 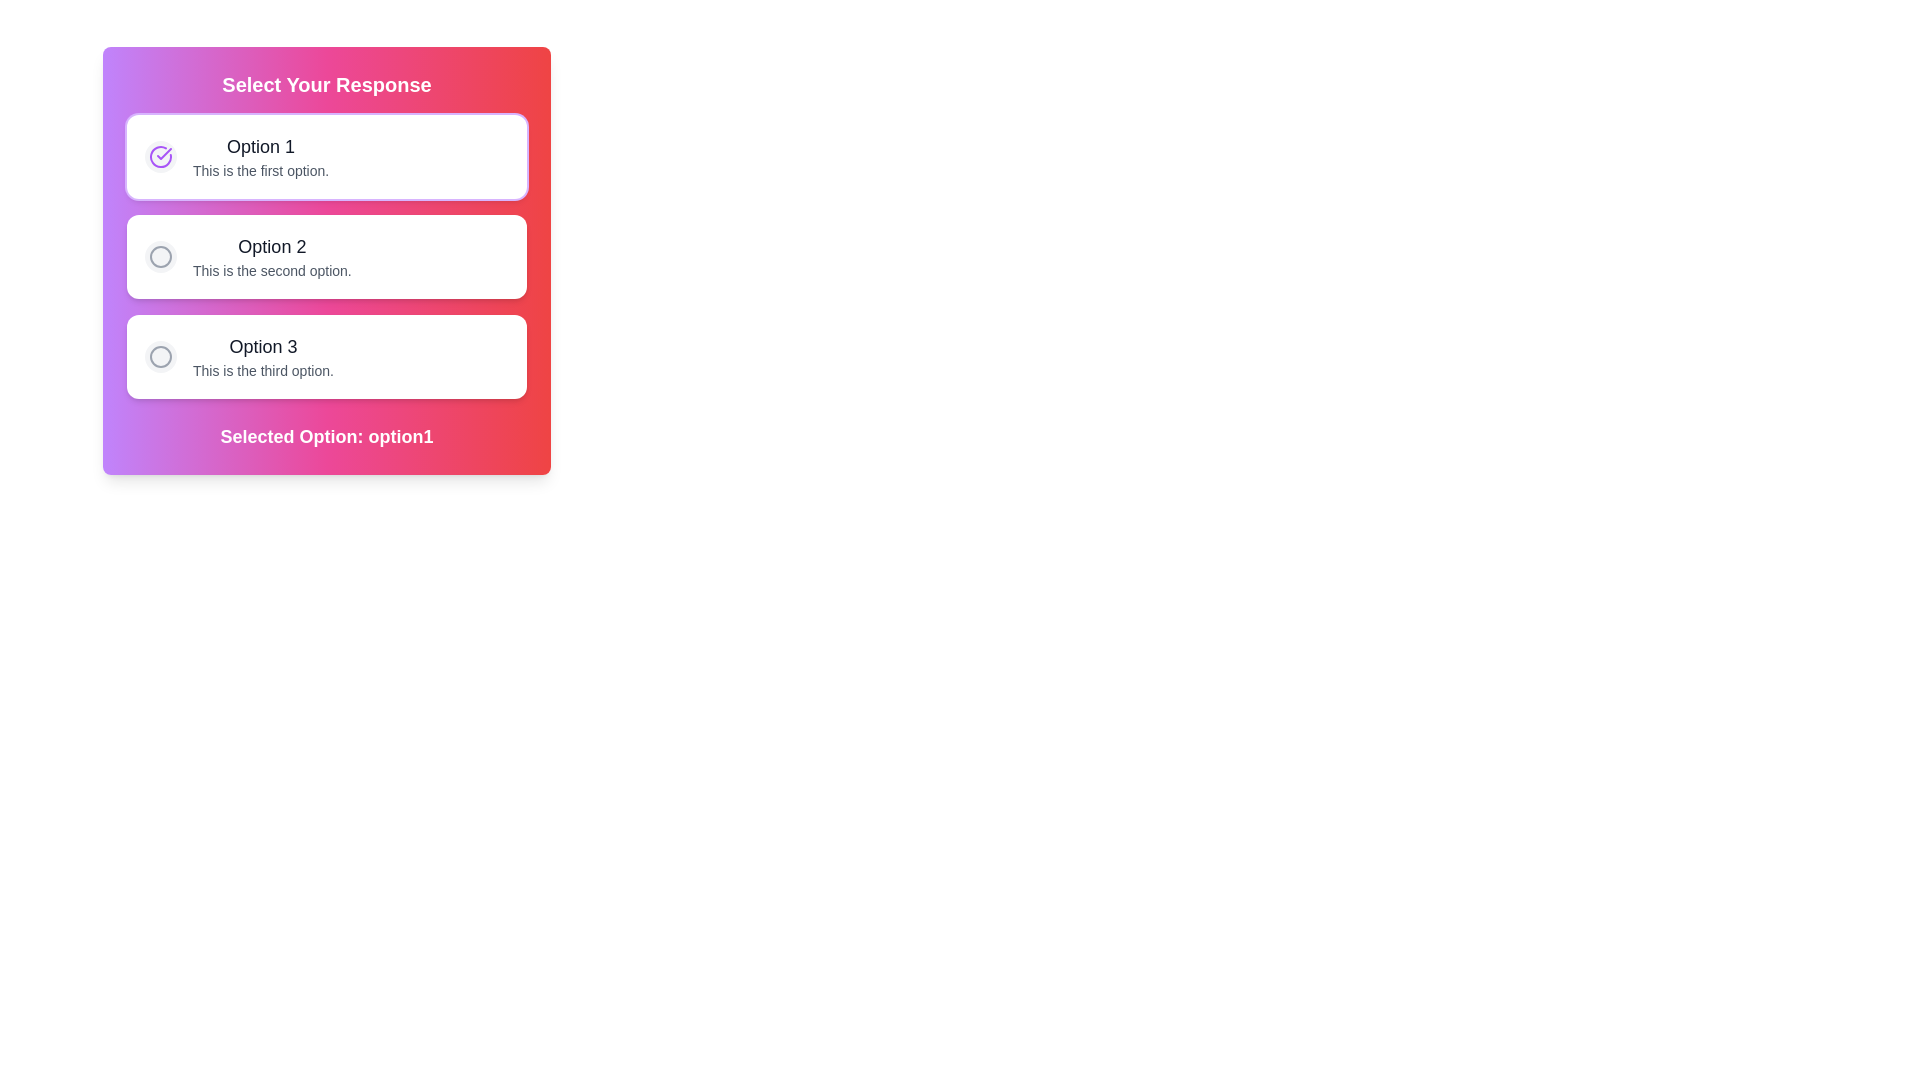 I want to click on the first selectable option in the vertical panel of options, so click(x=260, y=156).